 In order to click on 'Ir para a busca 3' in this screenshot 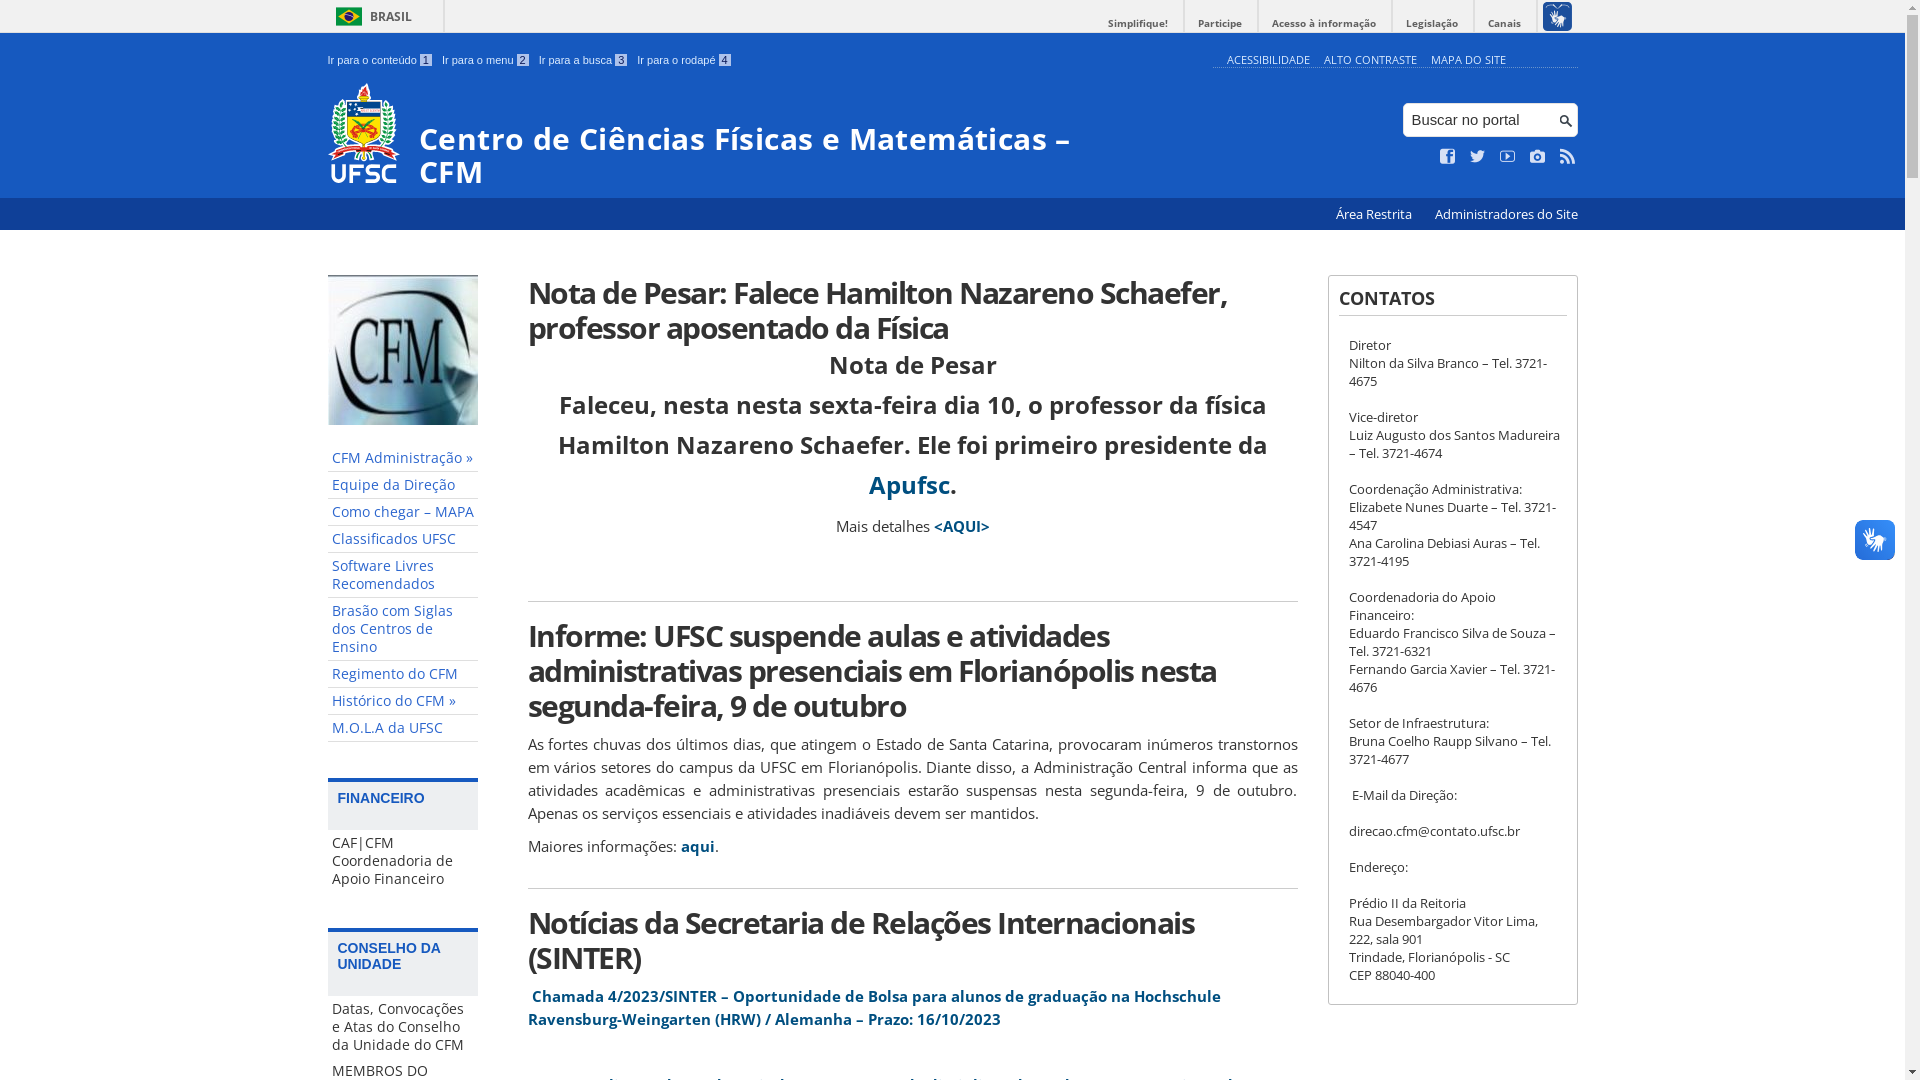, I will do `click(582, 59)`.